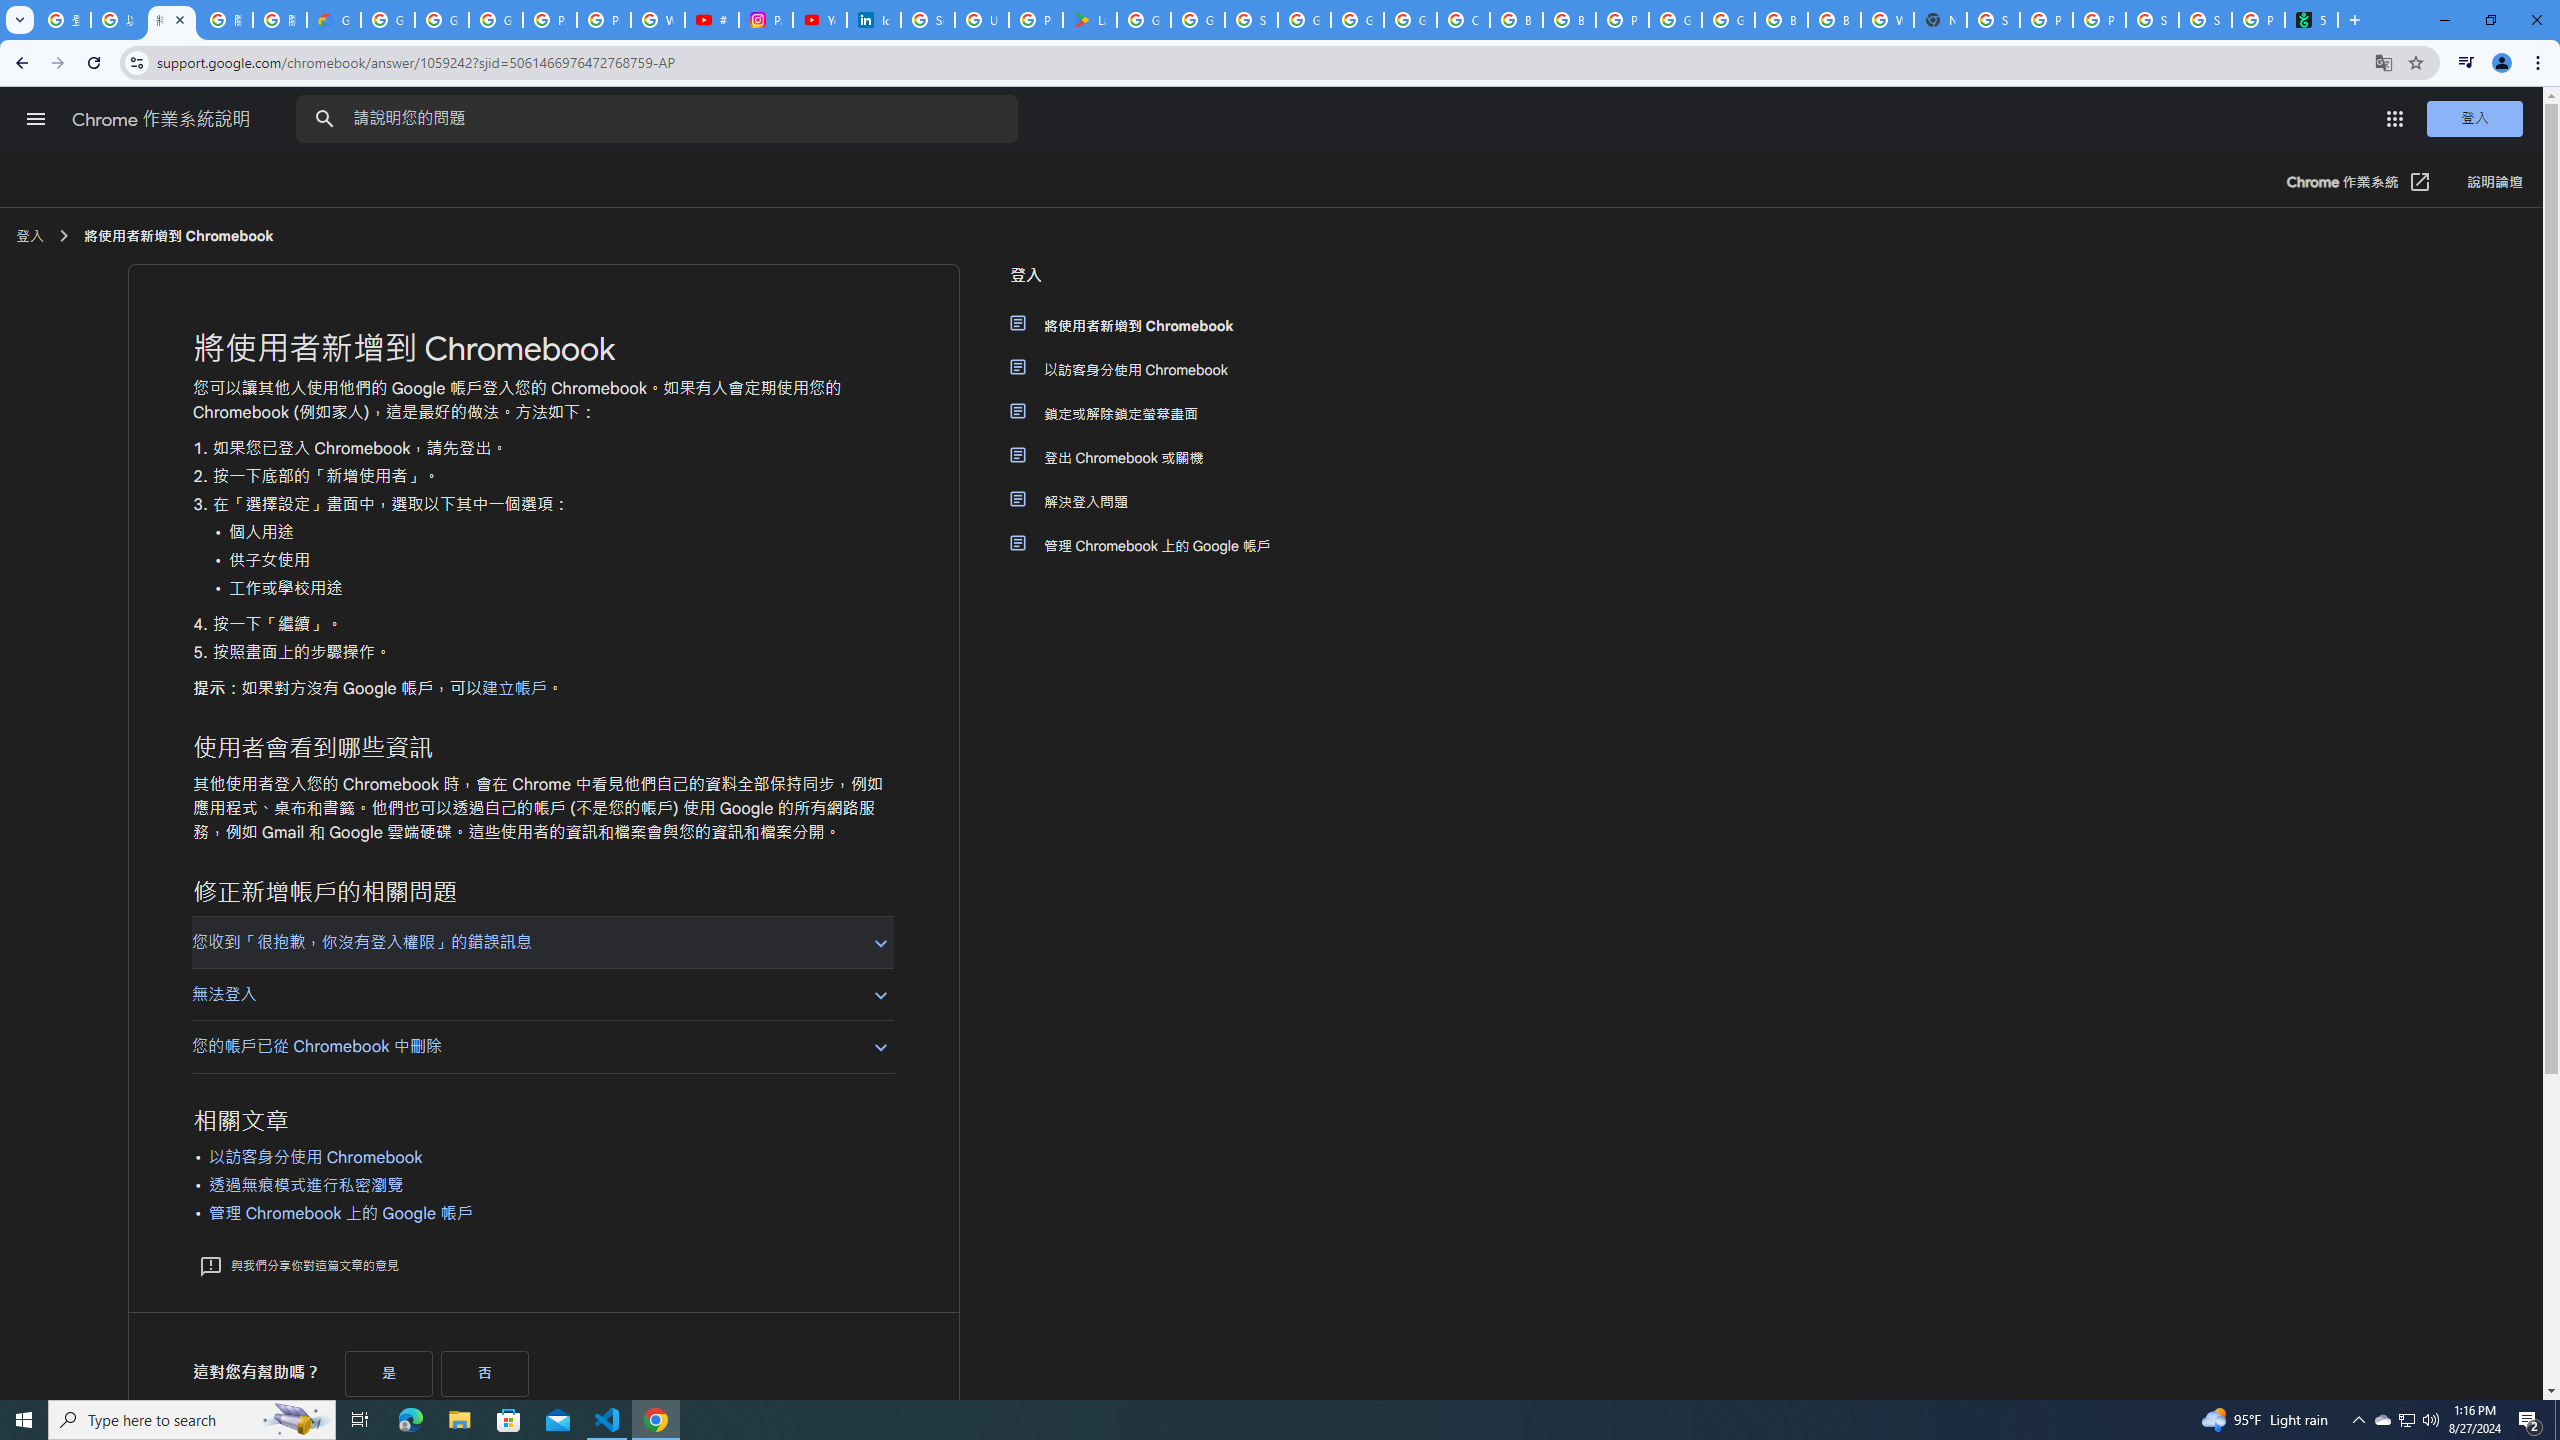  What do you see at coordinates (1675, 19) in the screenshot?
I see `'Google Cloud Platform'` at bounding box center [1675, 19].